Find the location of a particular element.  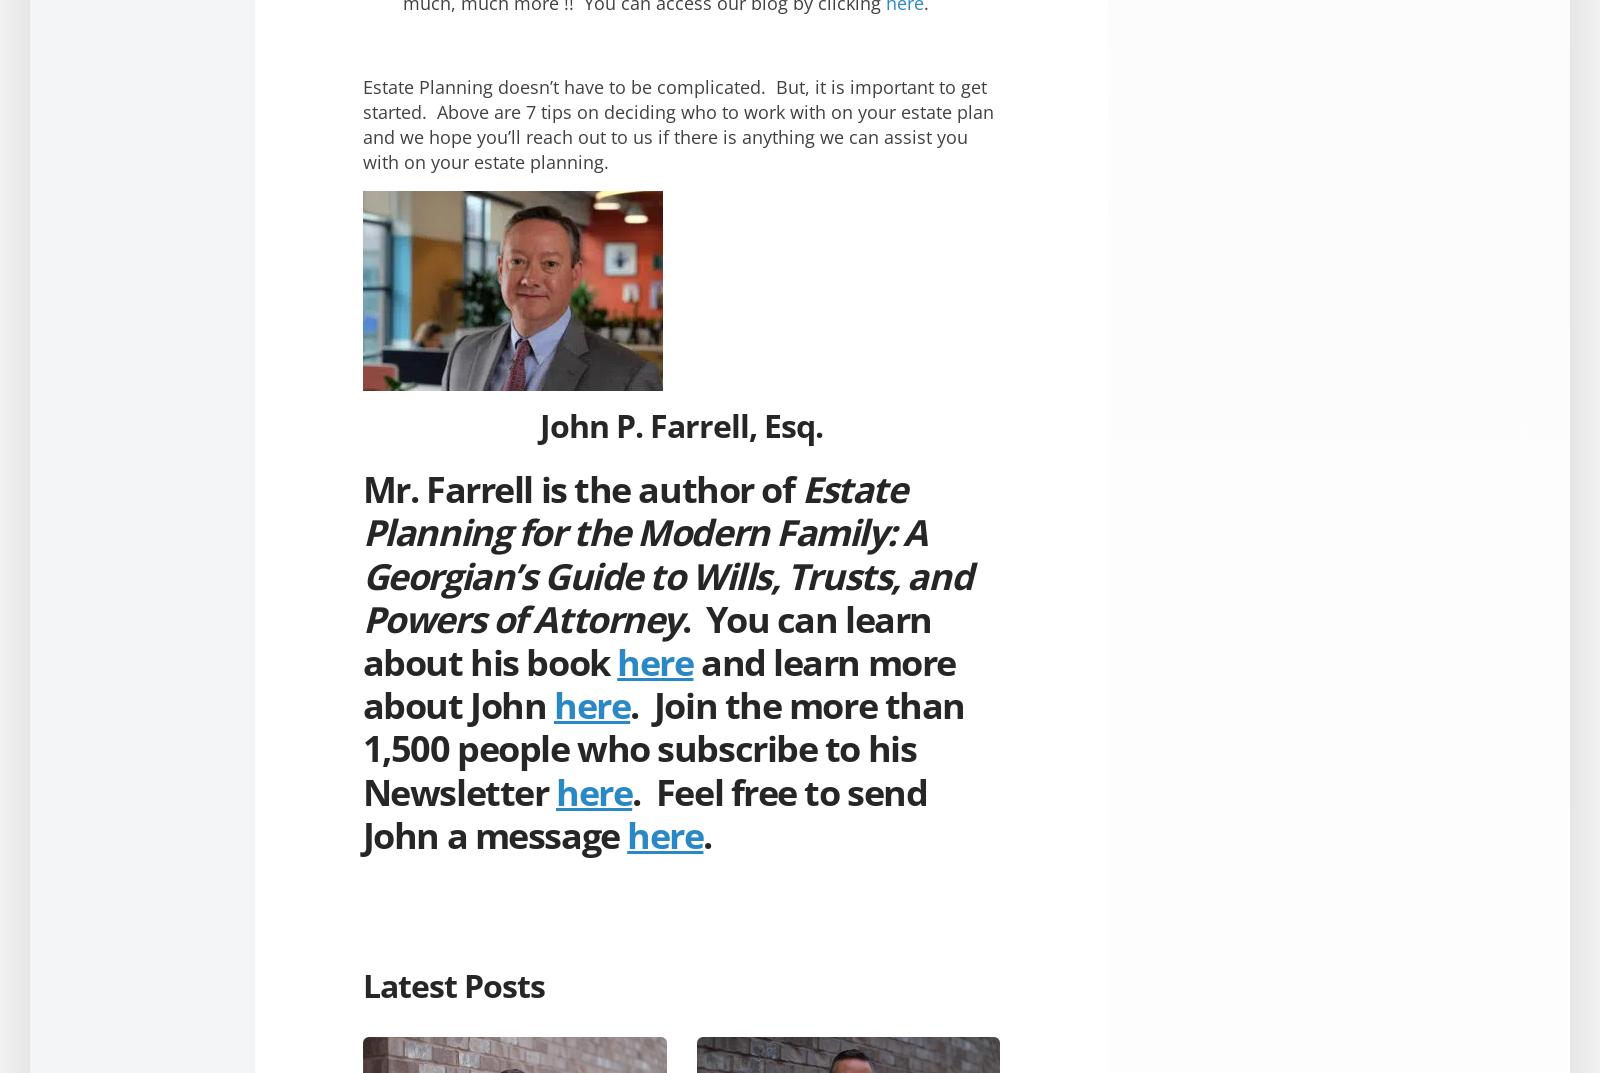

'Estate Planning for the Modern Family: A Georgian’s Guide to Wills, Trusts, and Powers of Attorney' is located at coordinates (667, 553).